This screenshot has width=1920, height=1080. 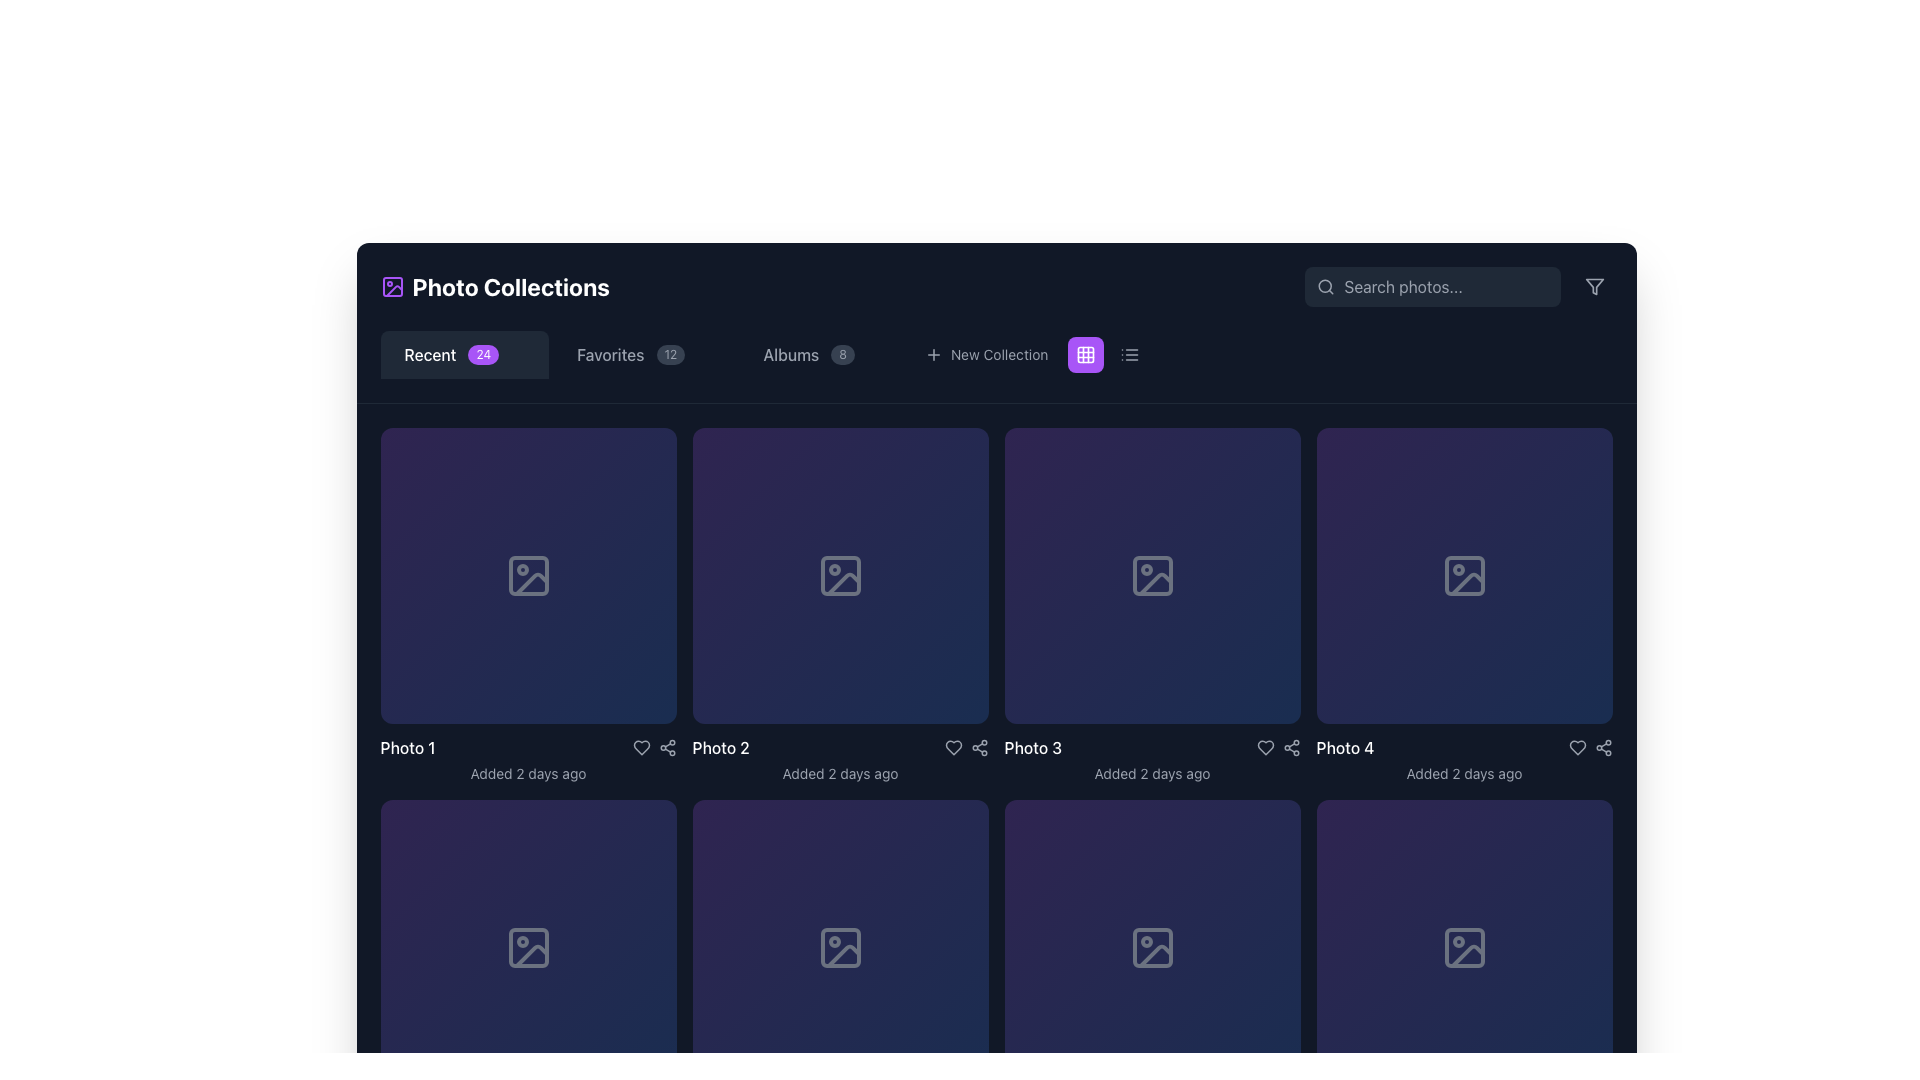 I want to click on the Counter label, which is a small, rounded rectangle with a dark gray background displaying the number '12', located directly to the right of the text 'Favorites' in the horizontal navigation bar, so click(x=670, y=353).